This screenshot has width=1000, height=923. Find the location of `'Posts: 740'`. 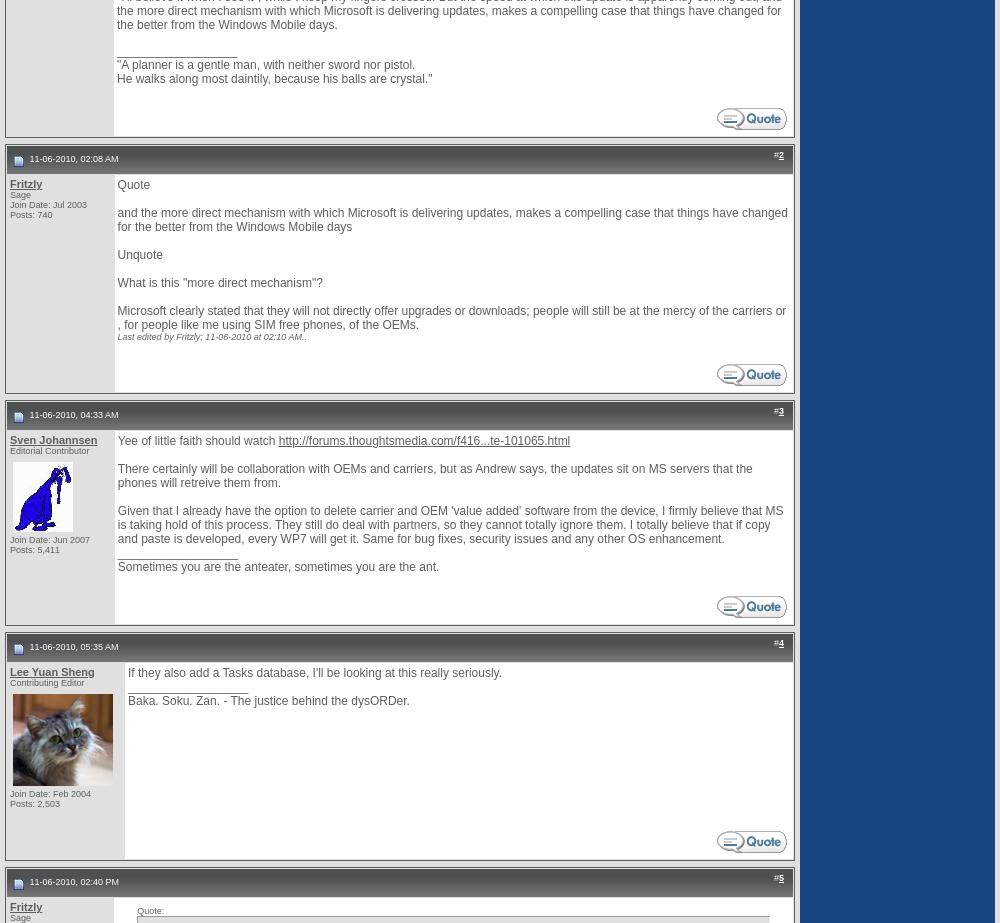

'Posts: 740' is located at coordinates (10, 214).